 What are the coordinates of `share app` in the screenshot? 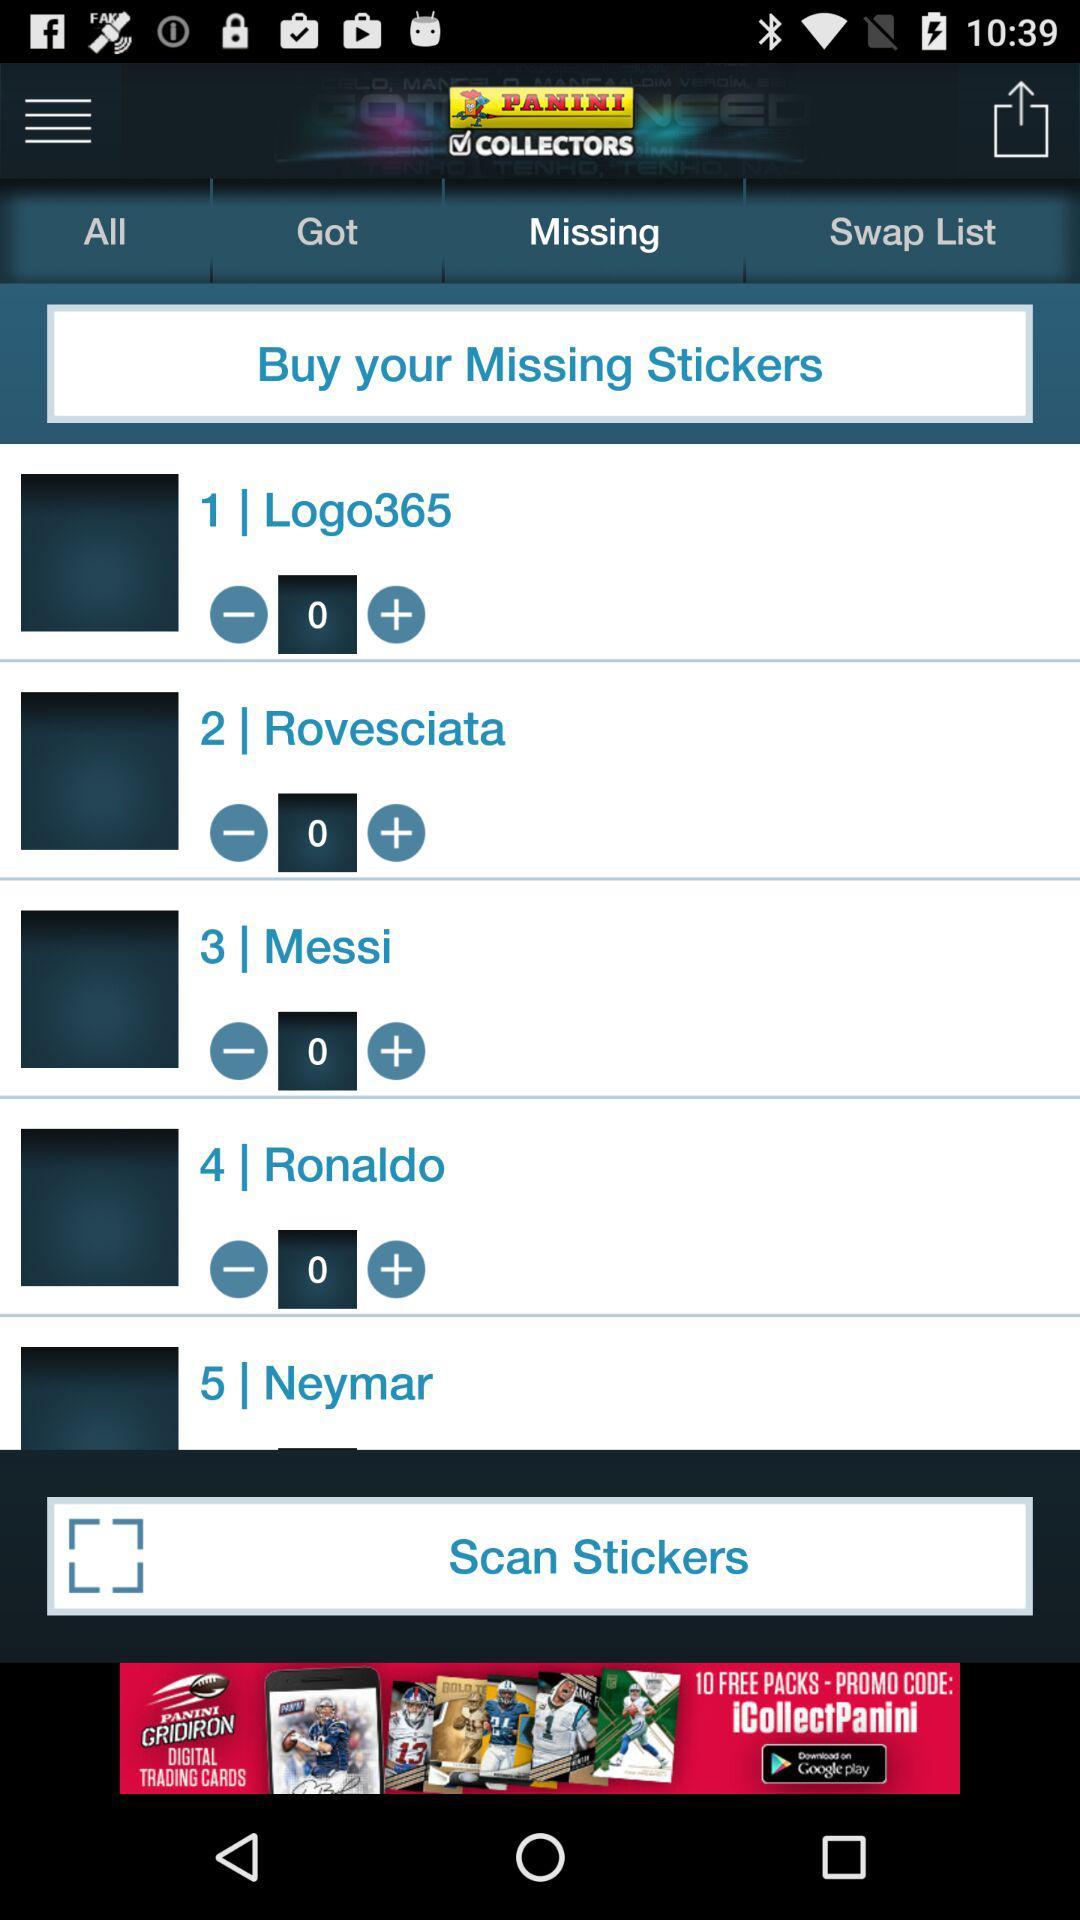 It's located at (1021, 119).